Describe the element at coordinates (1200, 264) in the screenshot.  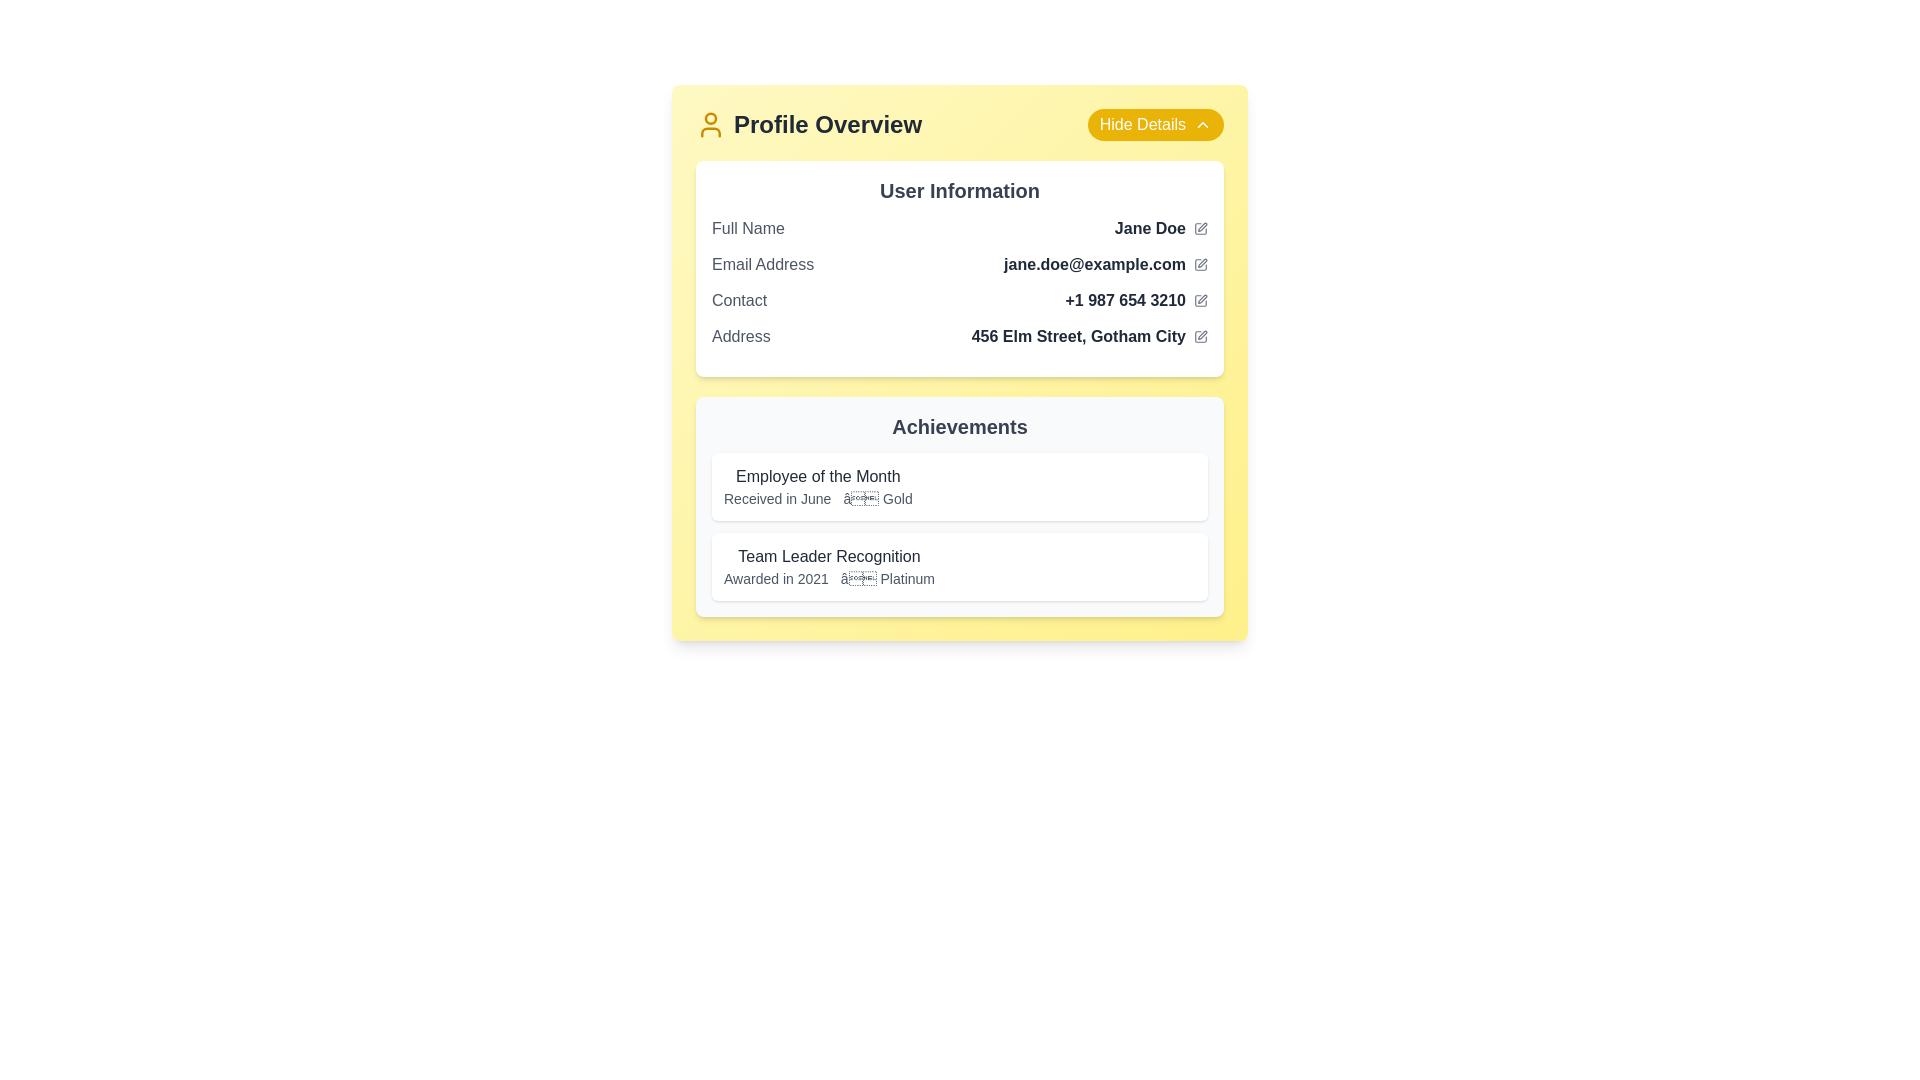
I see `the Icon button (editable action) which resembles a pen within a square, located to the right of the 'Email Address' row in the 'User Information' section` at that location.